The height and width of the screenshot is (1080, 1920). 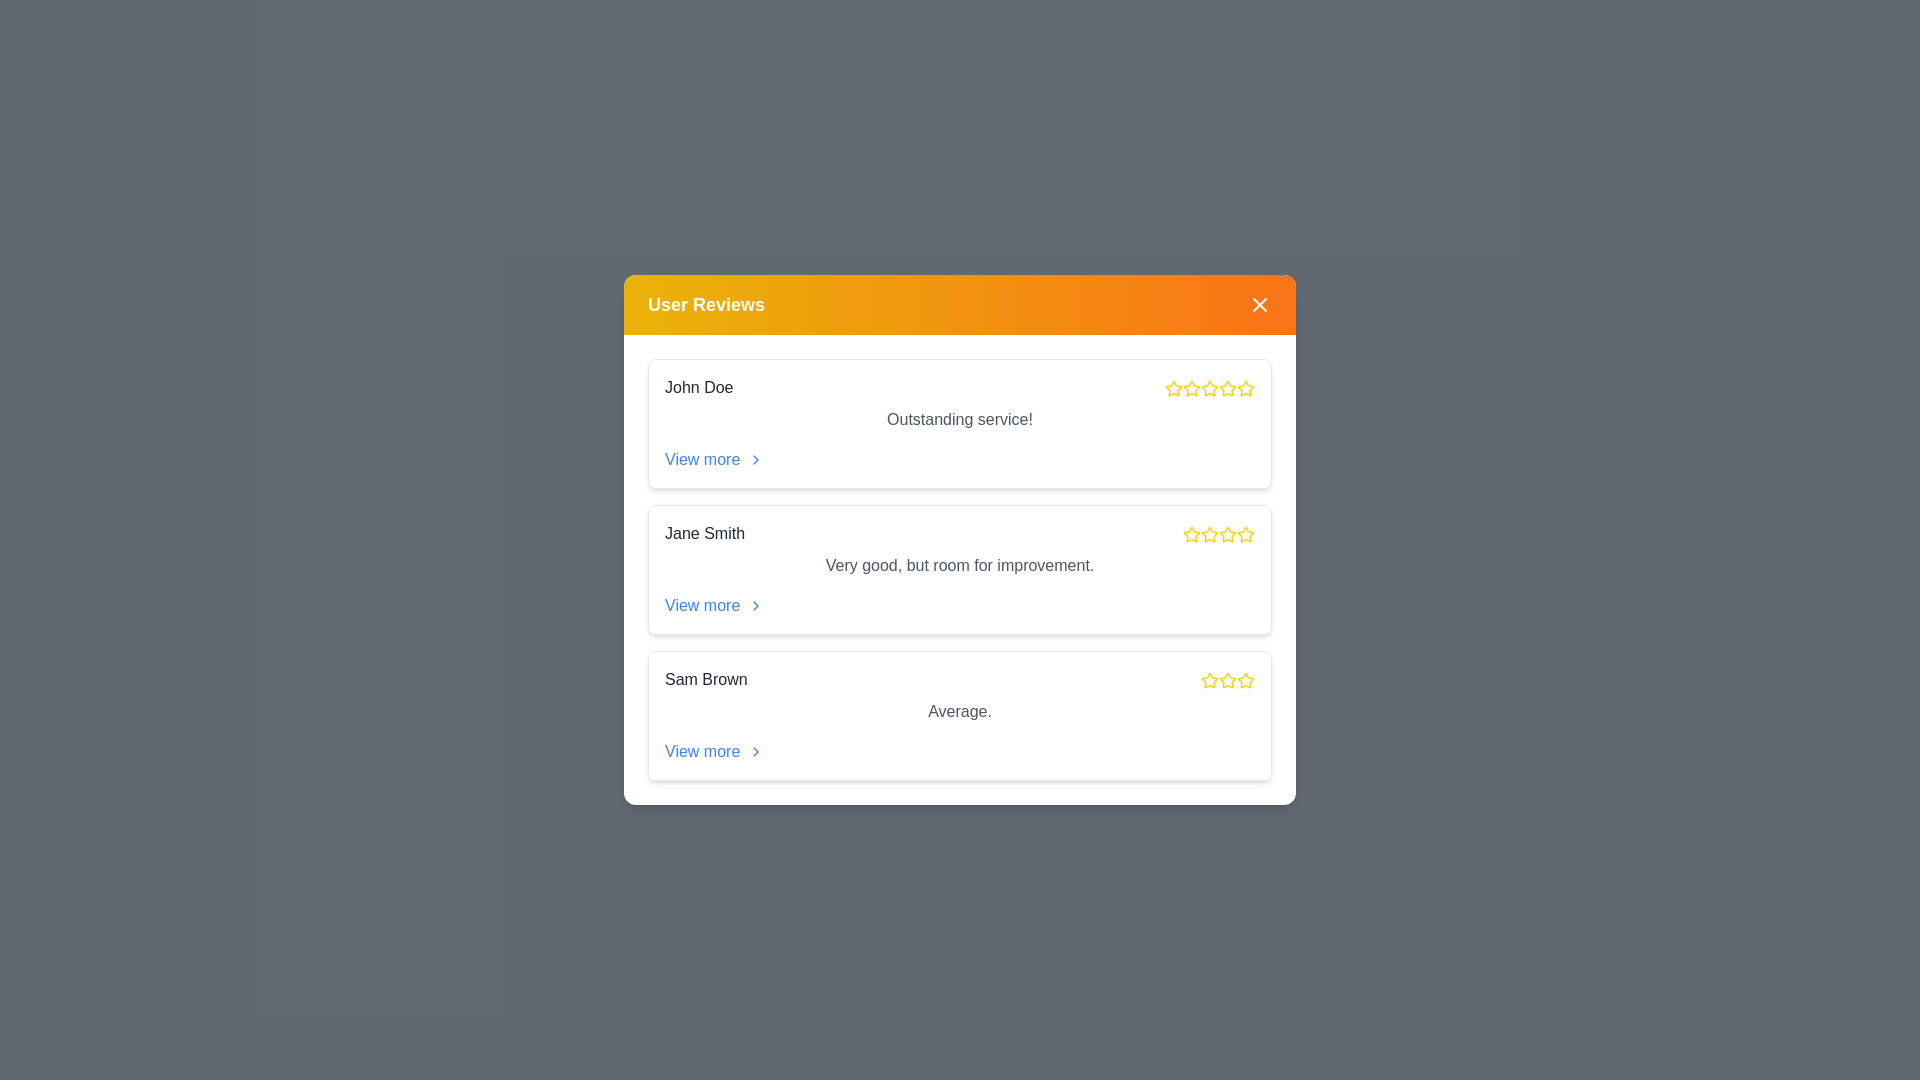 What do you see at coordinates (1258, 304) in the screenshot?
I see `the 'X' button to close the dialog` at bounding box center [1258, 304].